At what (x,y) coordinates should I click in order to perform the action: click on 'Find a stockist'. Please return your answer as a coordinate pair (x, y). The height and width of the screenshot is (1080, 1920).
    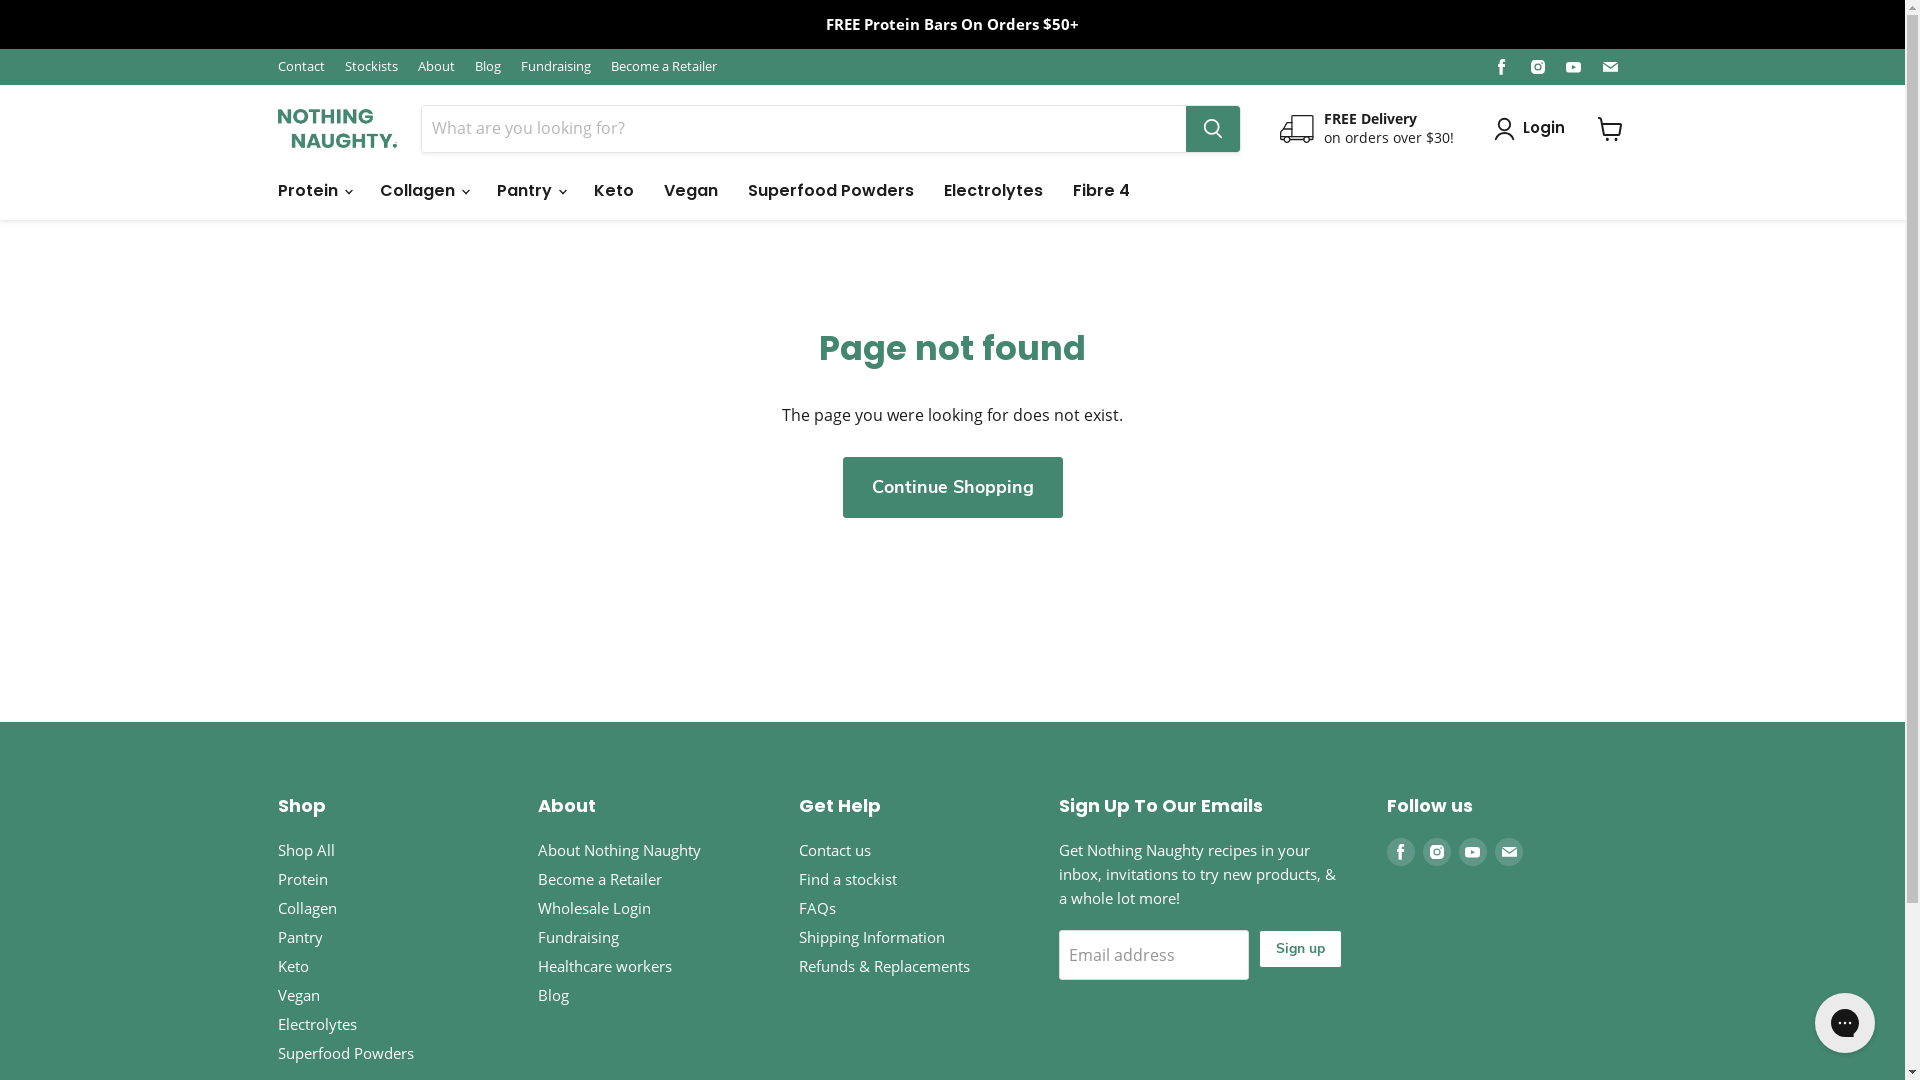
    Looking at the image, I should click on (846, 878).